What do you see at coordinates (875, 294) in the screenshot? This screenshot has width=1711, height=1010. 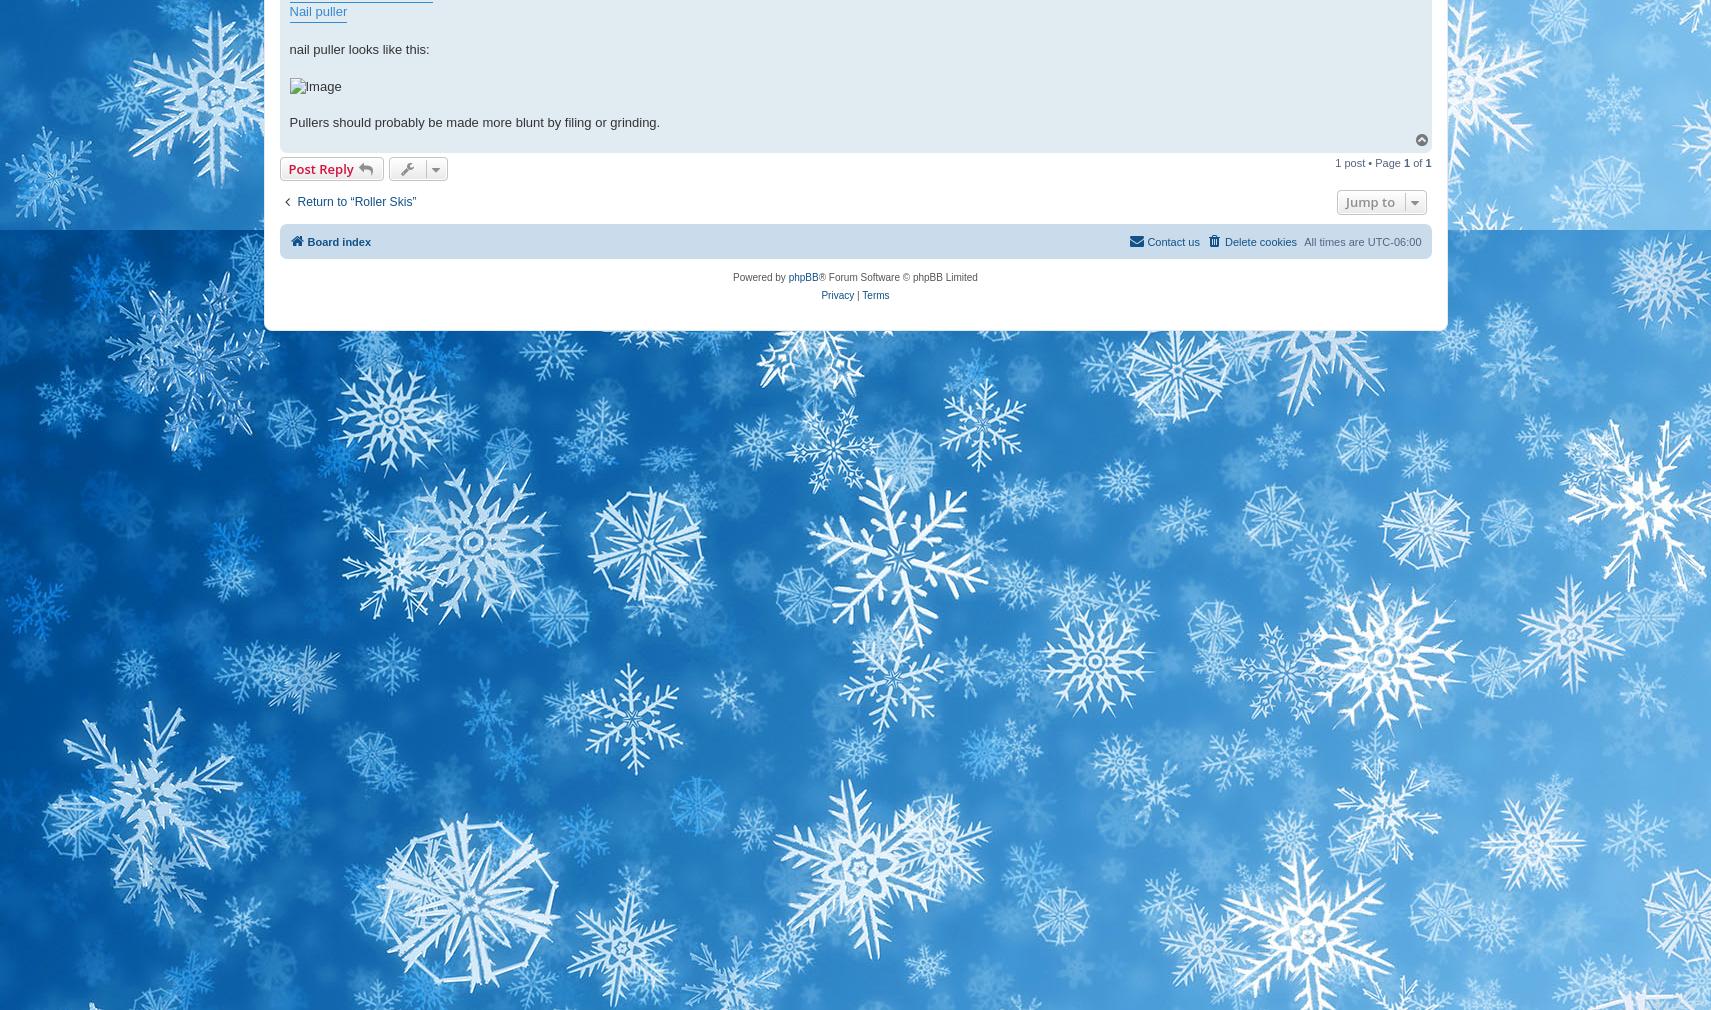 I see `'Terms'` at bounding box center [875, 294].